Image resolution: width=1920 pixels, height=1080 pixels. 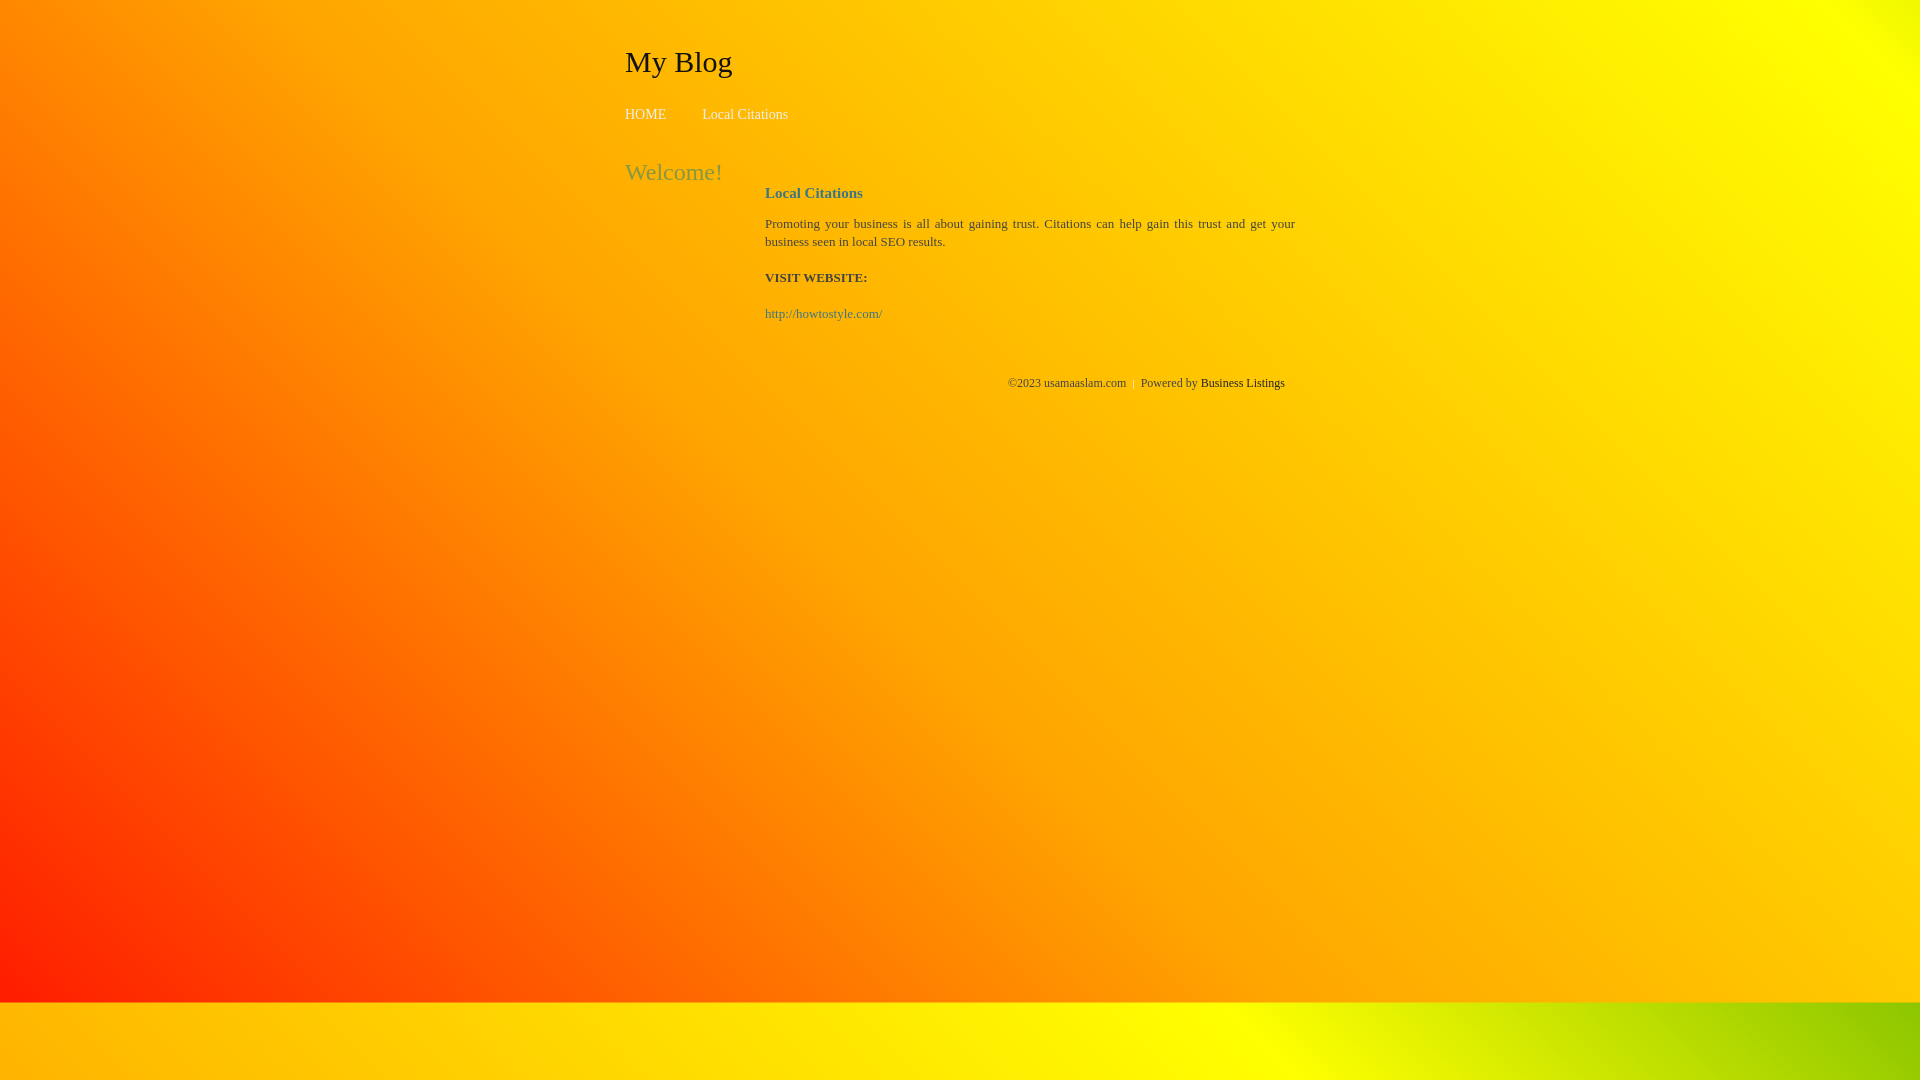 I want to click on 'http://howtostyle.com/', so click(x=823, y=313).